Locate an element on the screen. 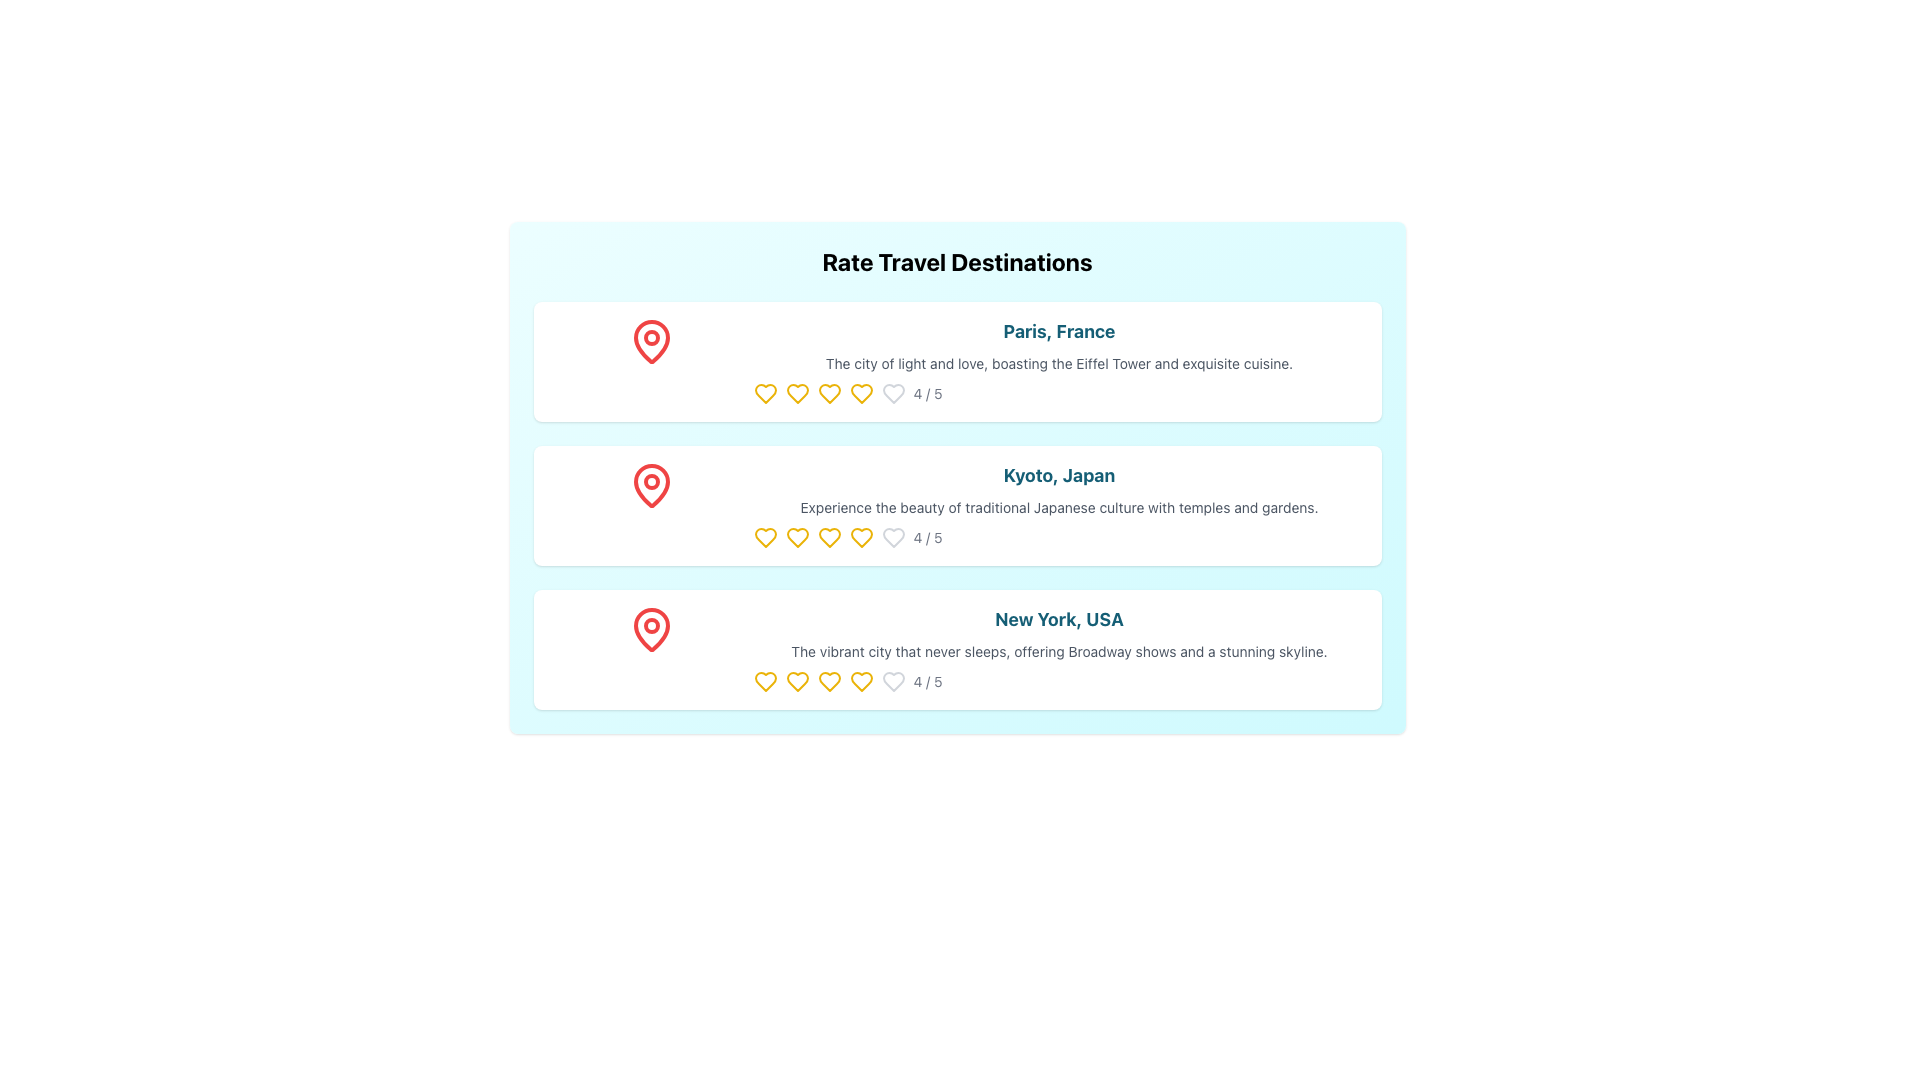  the interactive information card displaying details about 'New York, USA', which is the third card in a vertical list of travel destination cards is located at coordinates (956, 650).